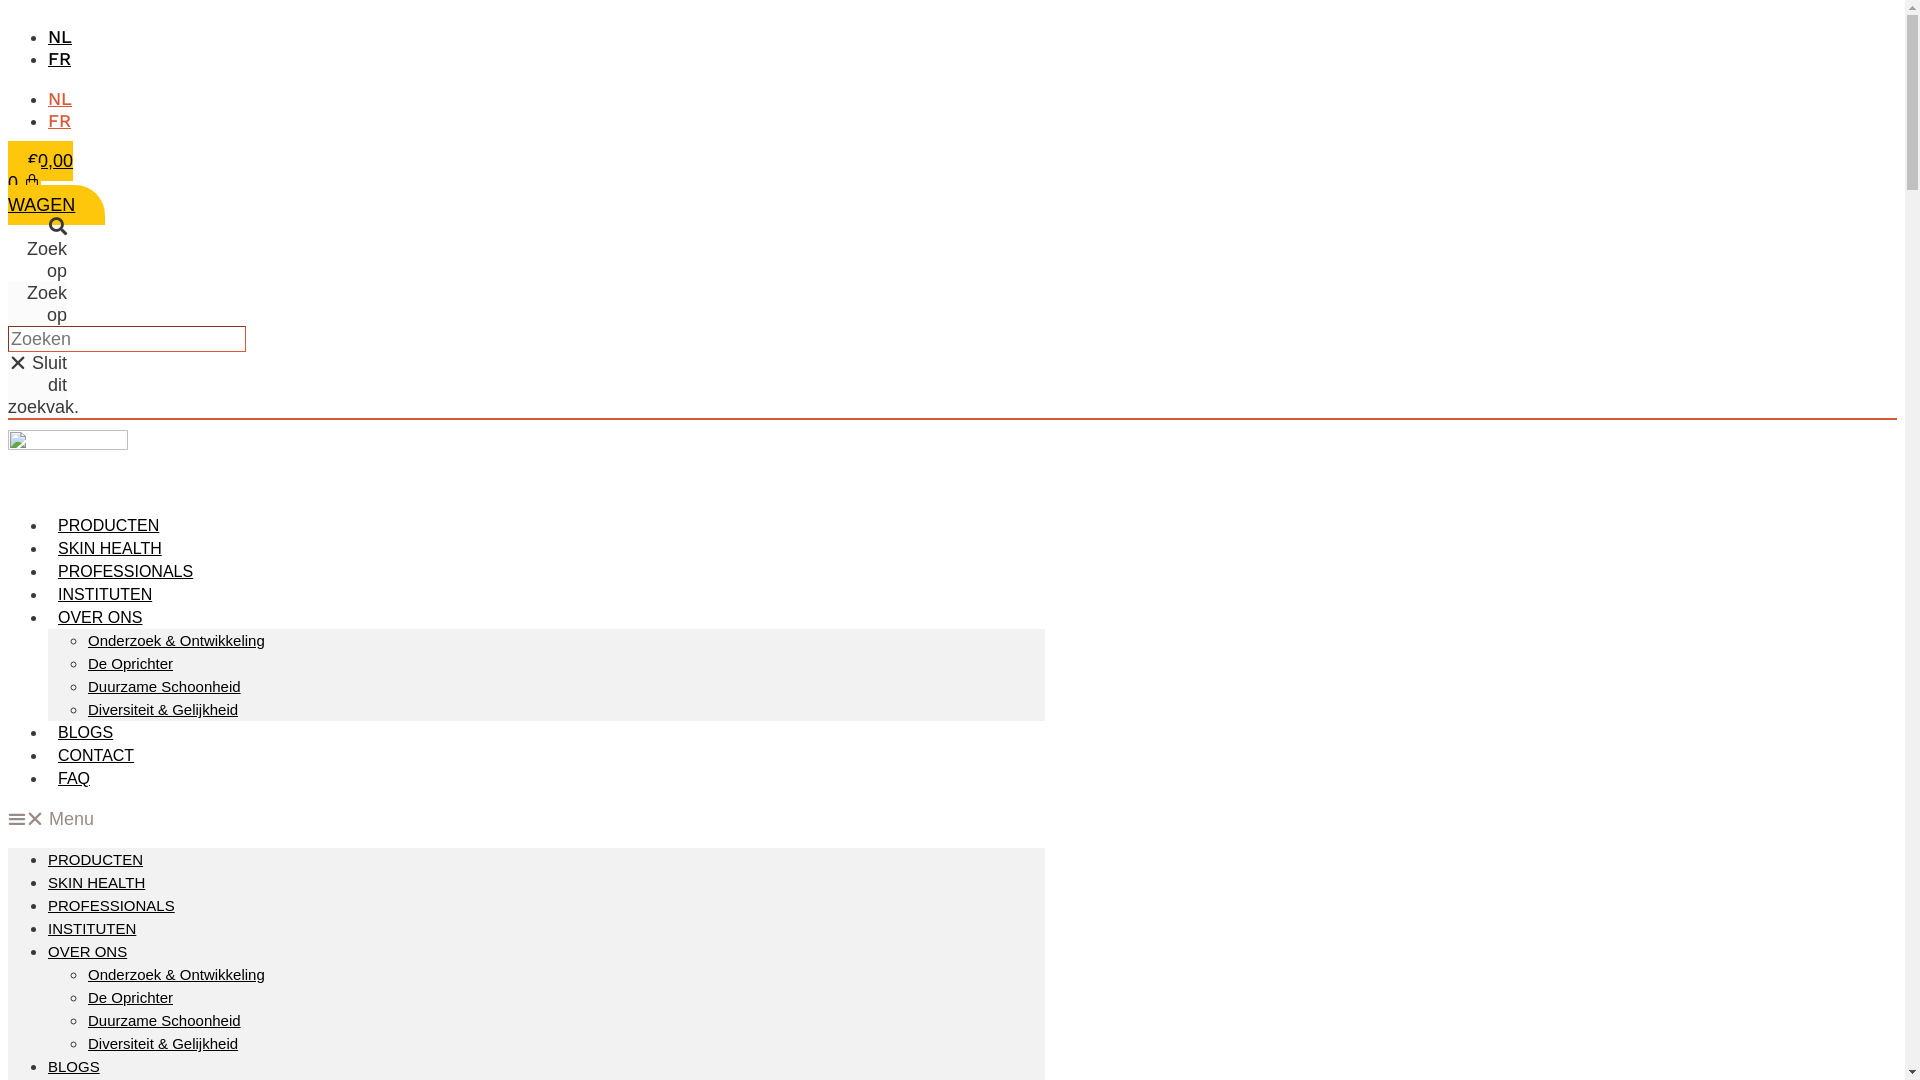  Describe the element at coordinates (164, 1020) in the screenshot. I see `'Duurzame Schoonheid'` at that location.